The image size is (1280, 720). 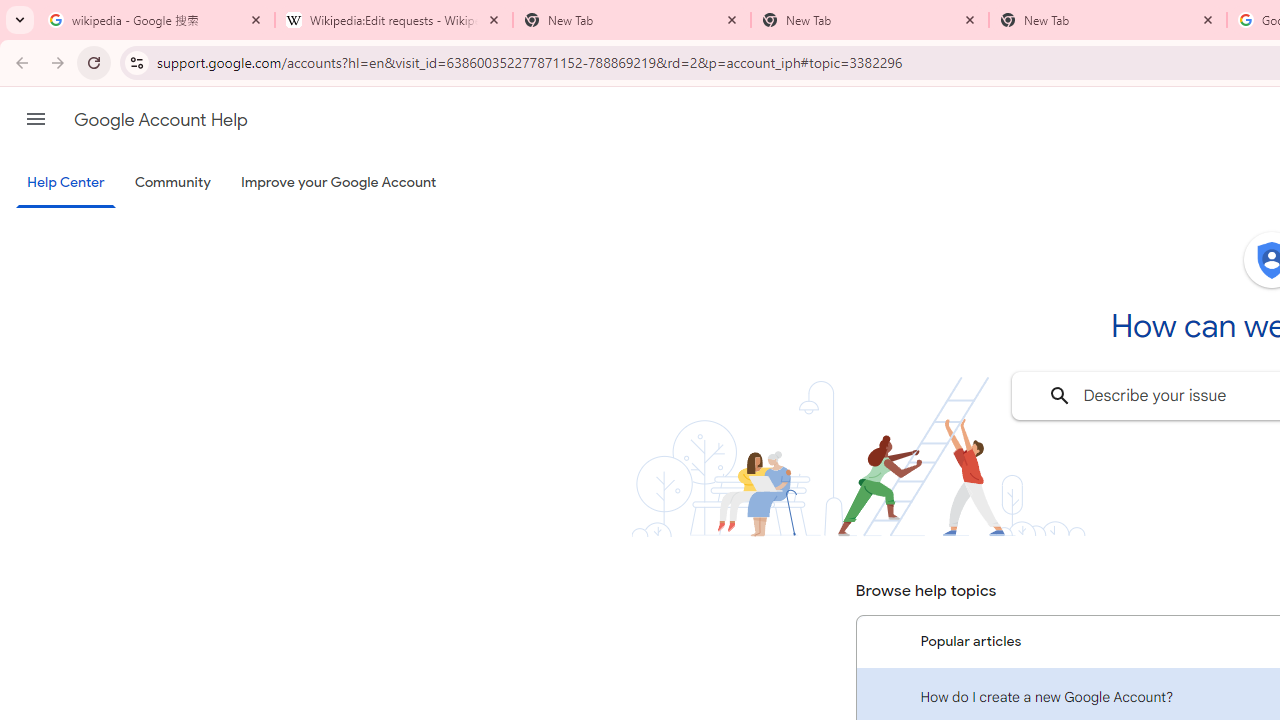 I want to click on 'Main menu', so click(x=35, y=119).